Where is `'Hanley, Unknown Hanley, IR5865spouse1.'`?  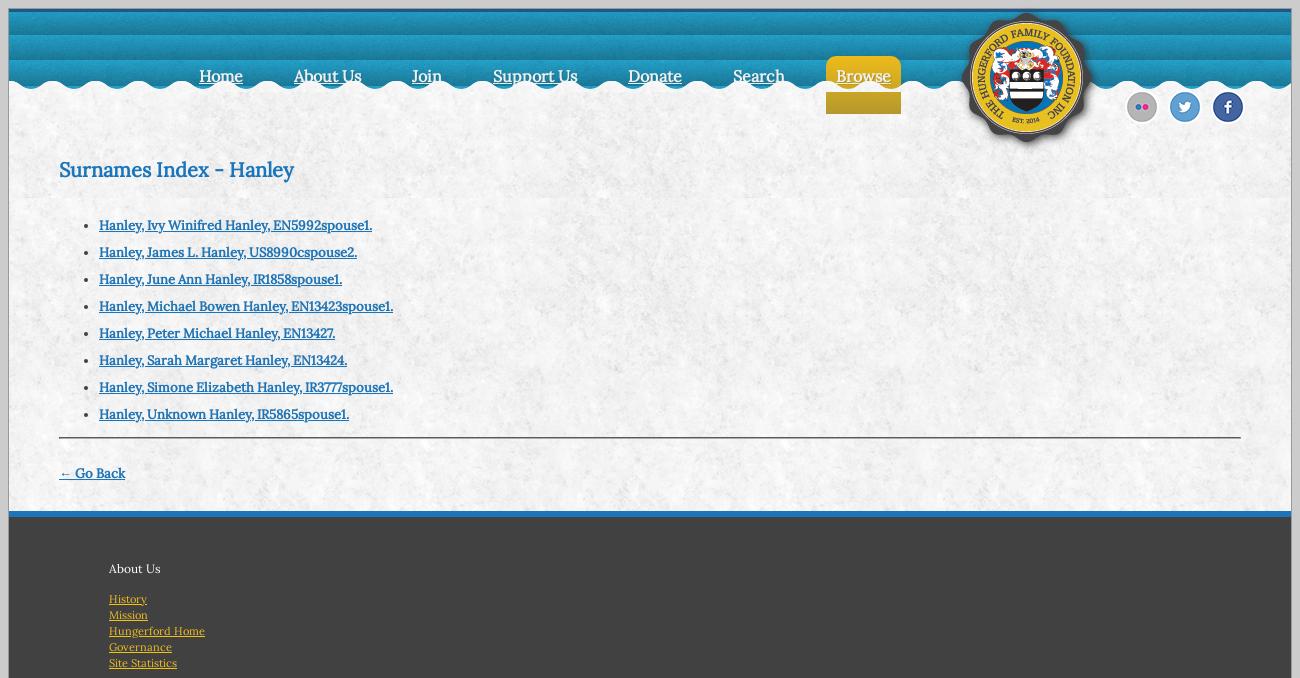
'Hanley, Unknown Hanley, IR5865spouse1.' is located at coordinates (222, 413).